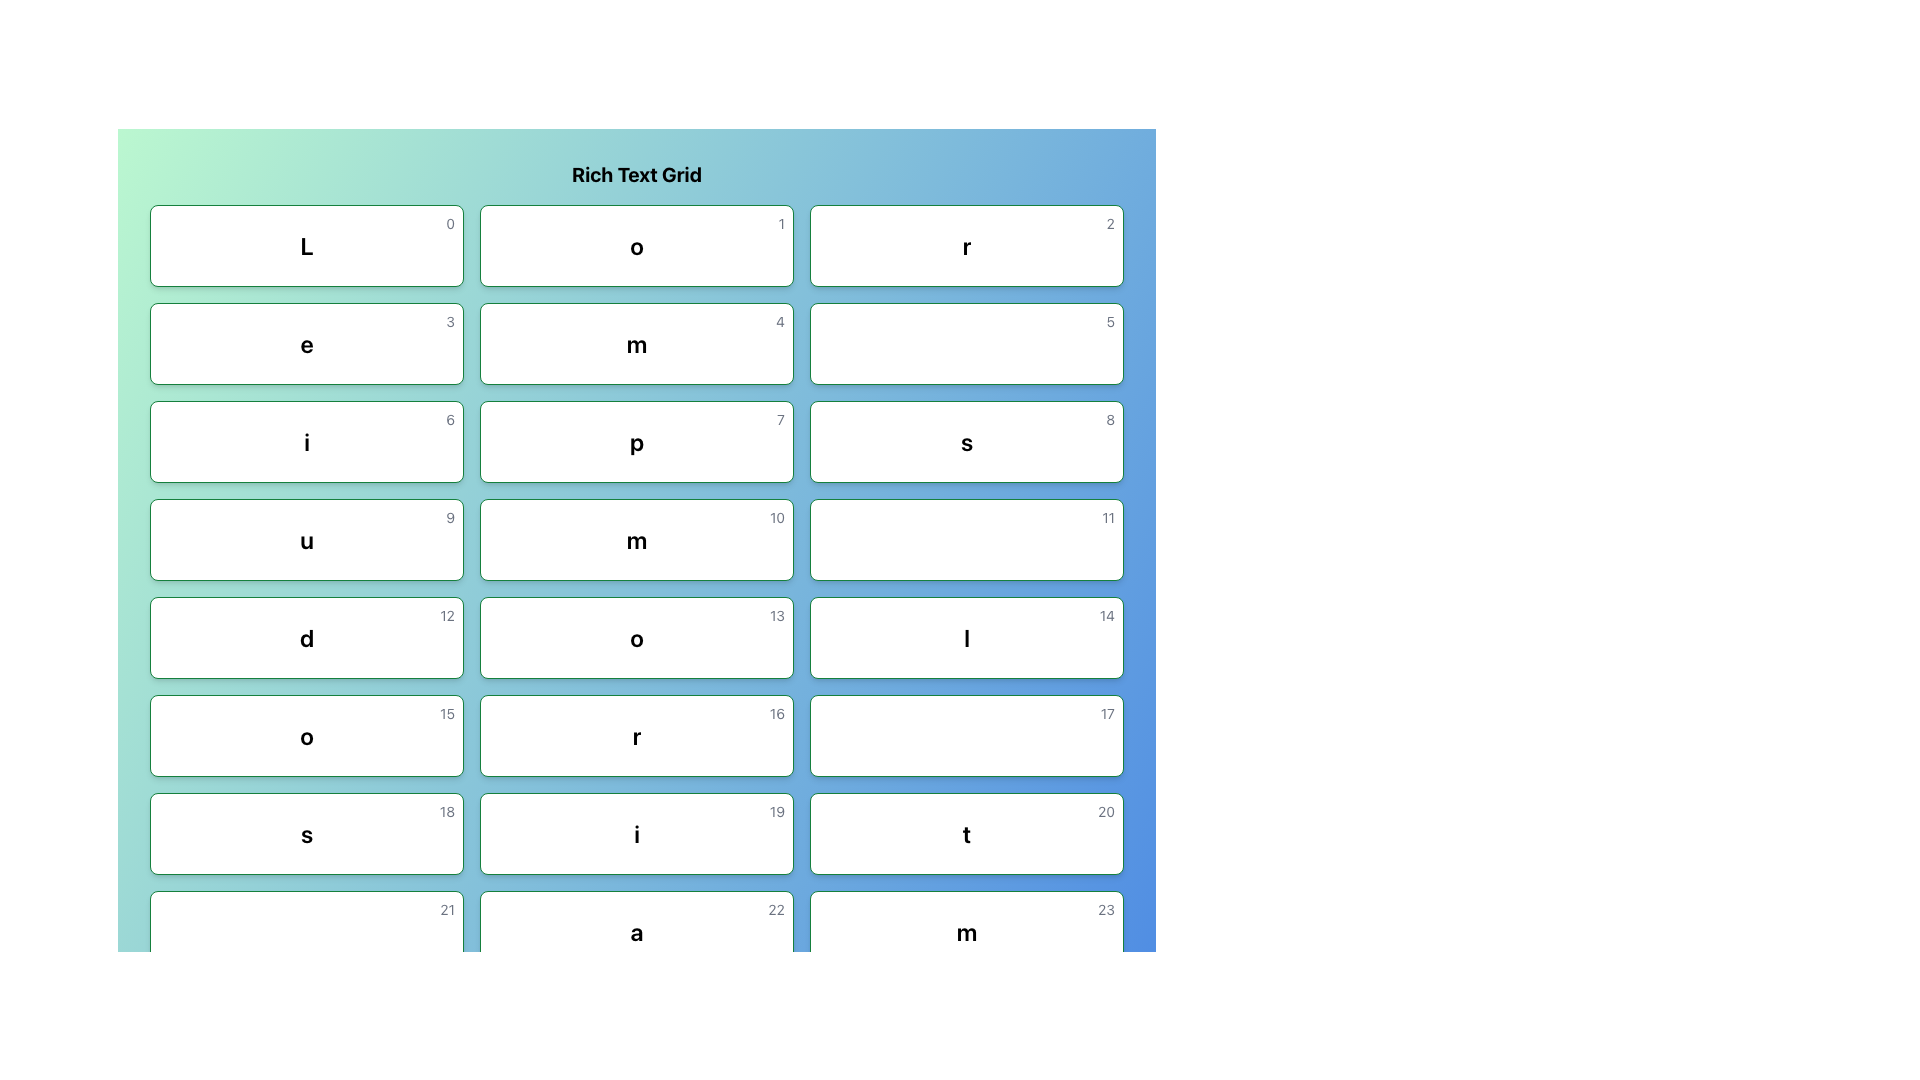  What do you see at coordinates (636, 342) in the screenshot?
I see `the interactive card in the second row and second column, which represents the letter 'm' or the number '4'` at bounding box center [636, 342].